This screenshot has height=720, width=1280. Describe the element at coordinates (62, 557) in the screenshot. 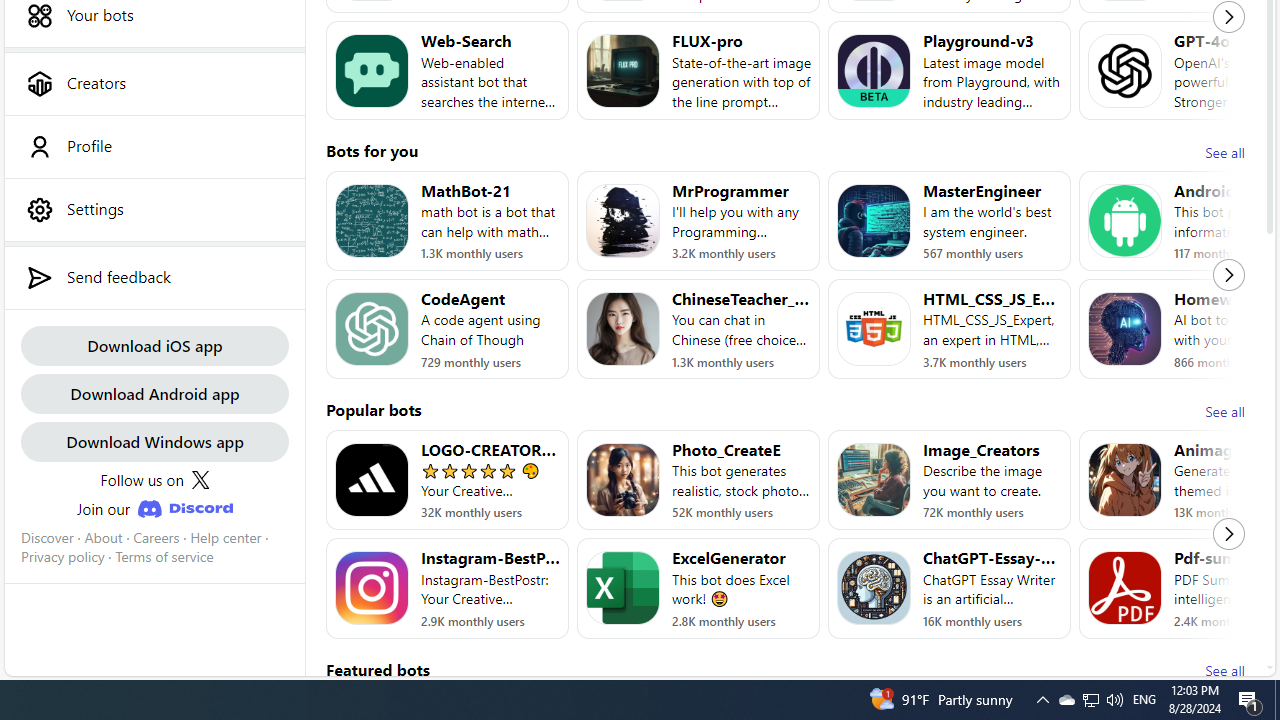

I see `'Privacy policy'` at that location.